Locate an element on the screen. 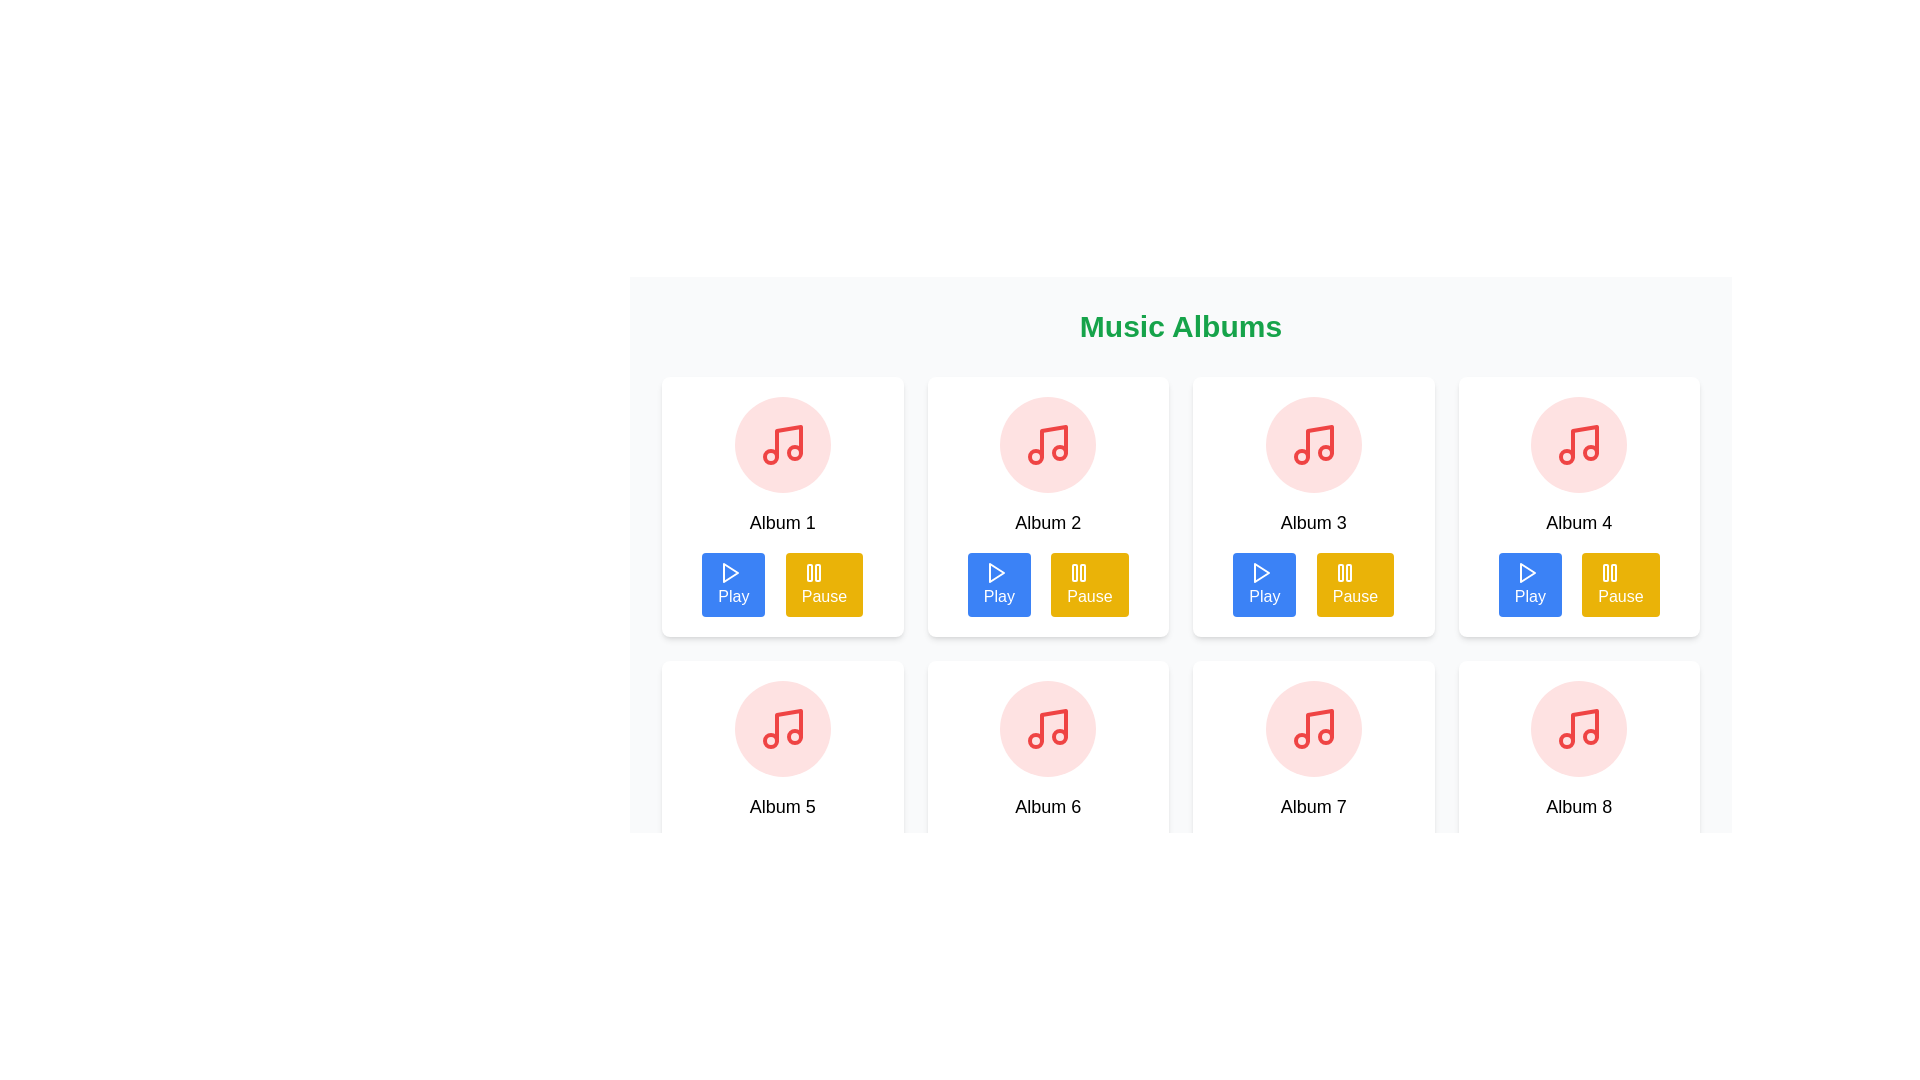 The height and width of the screenshot is (1080, 1920). the interactive album card representing 'Album 1' located in the top-left corner of the grid layout is located at coordinates (781, 505).